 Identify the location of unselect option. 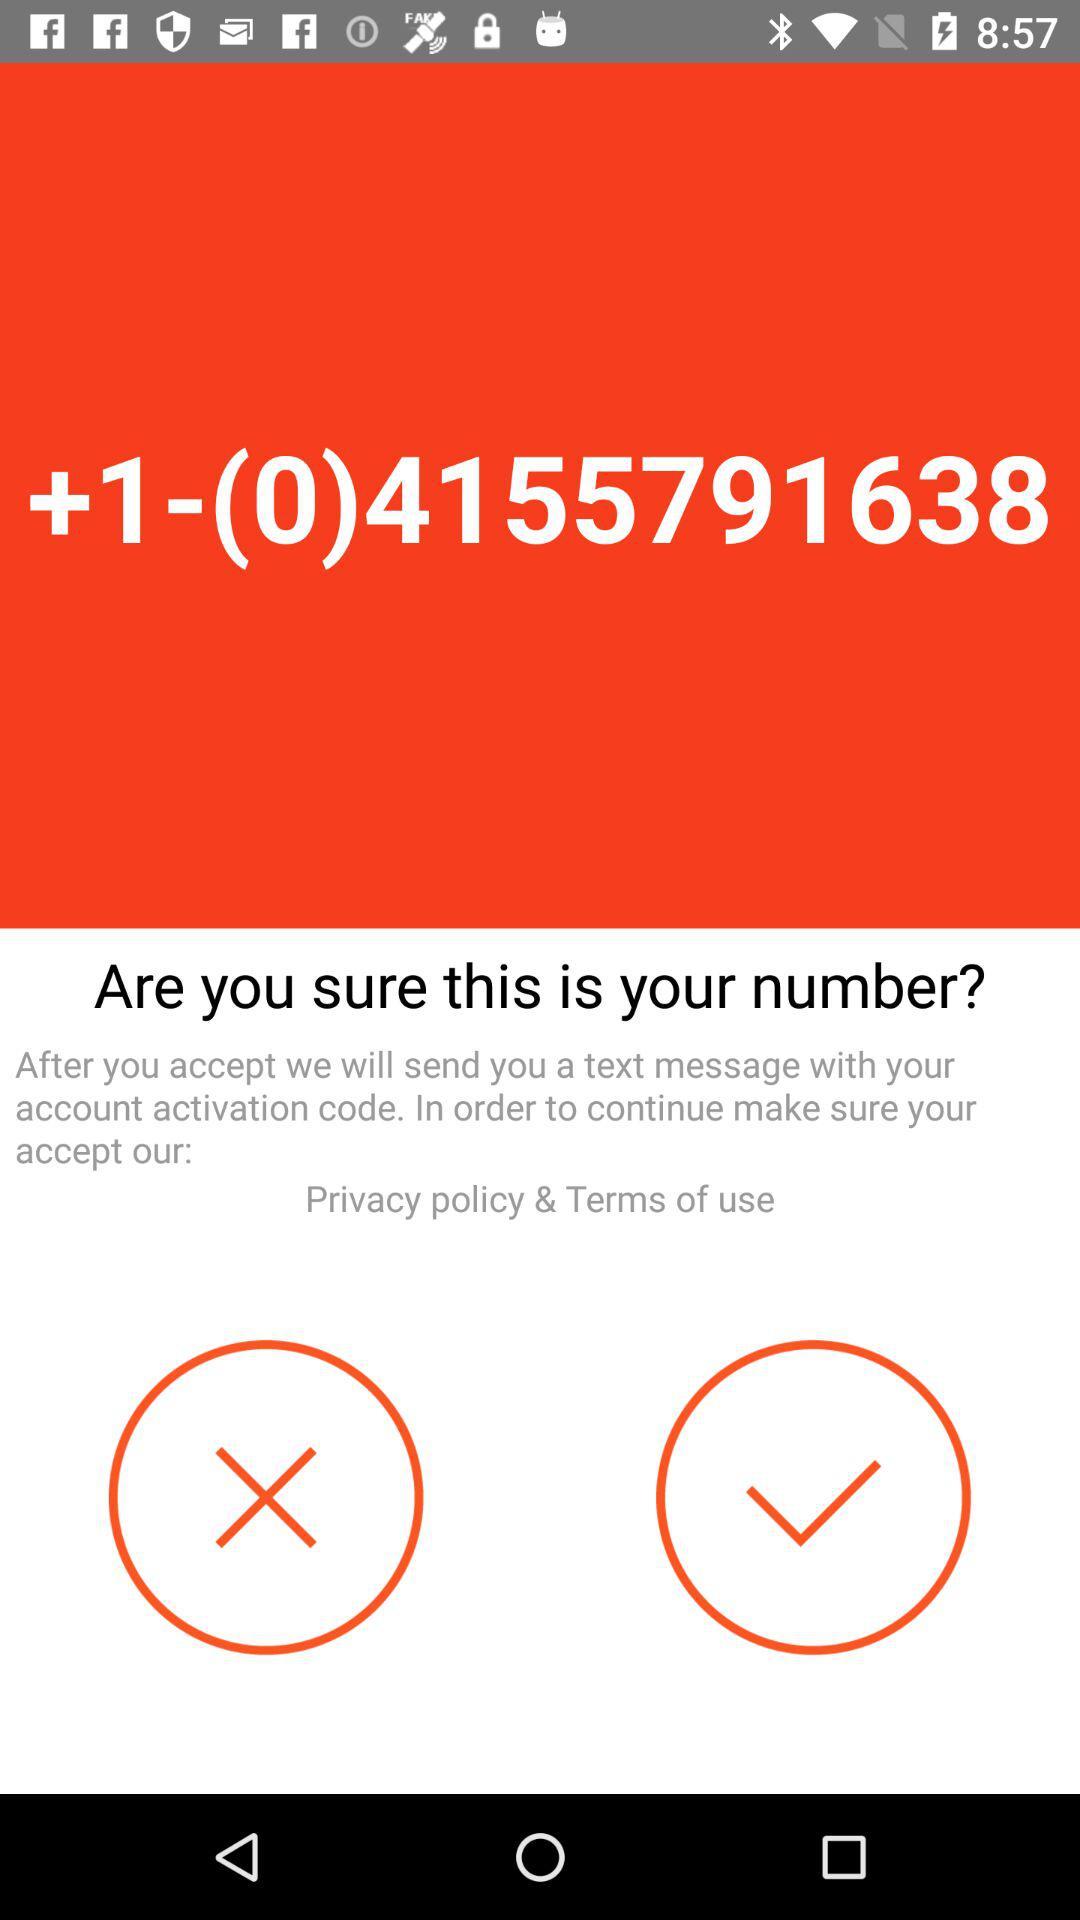
(265, 1497).